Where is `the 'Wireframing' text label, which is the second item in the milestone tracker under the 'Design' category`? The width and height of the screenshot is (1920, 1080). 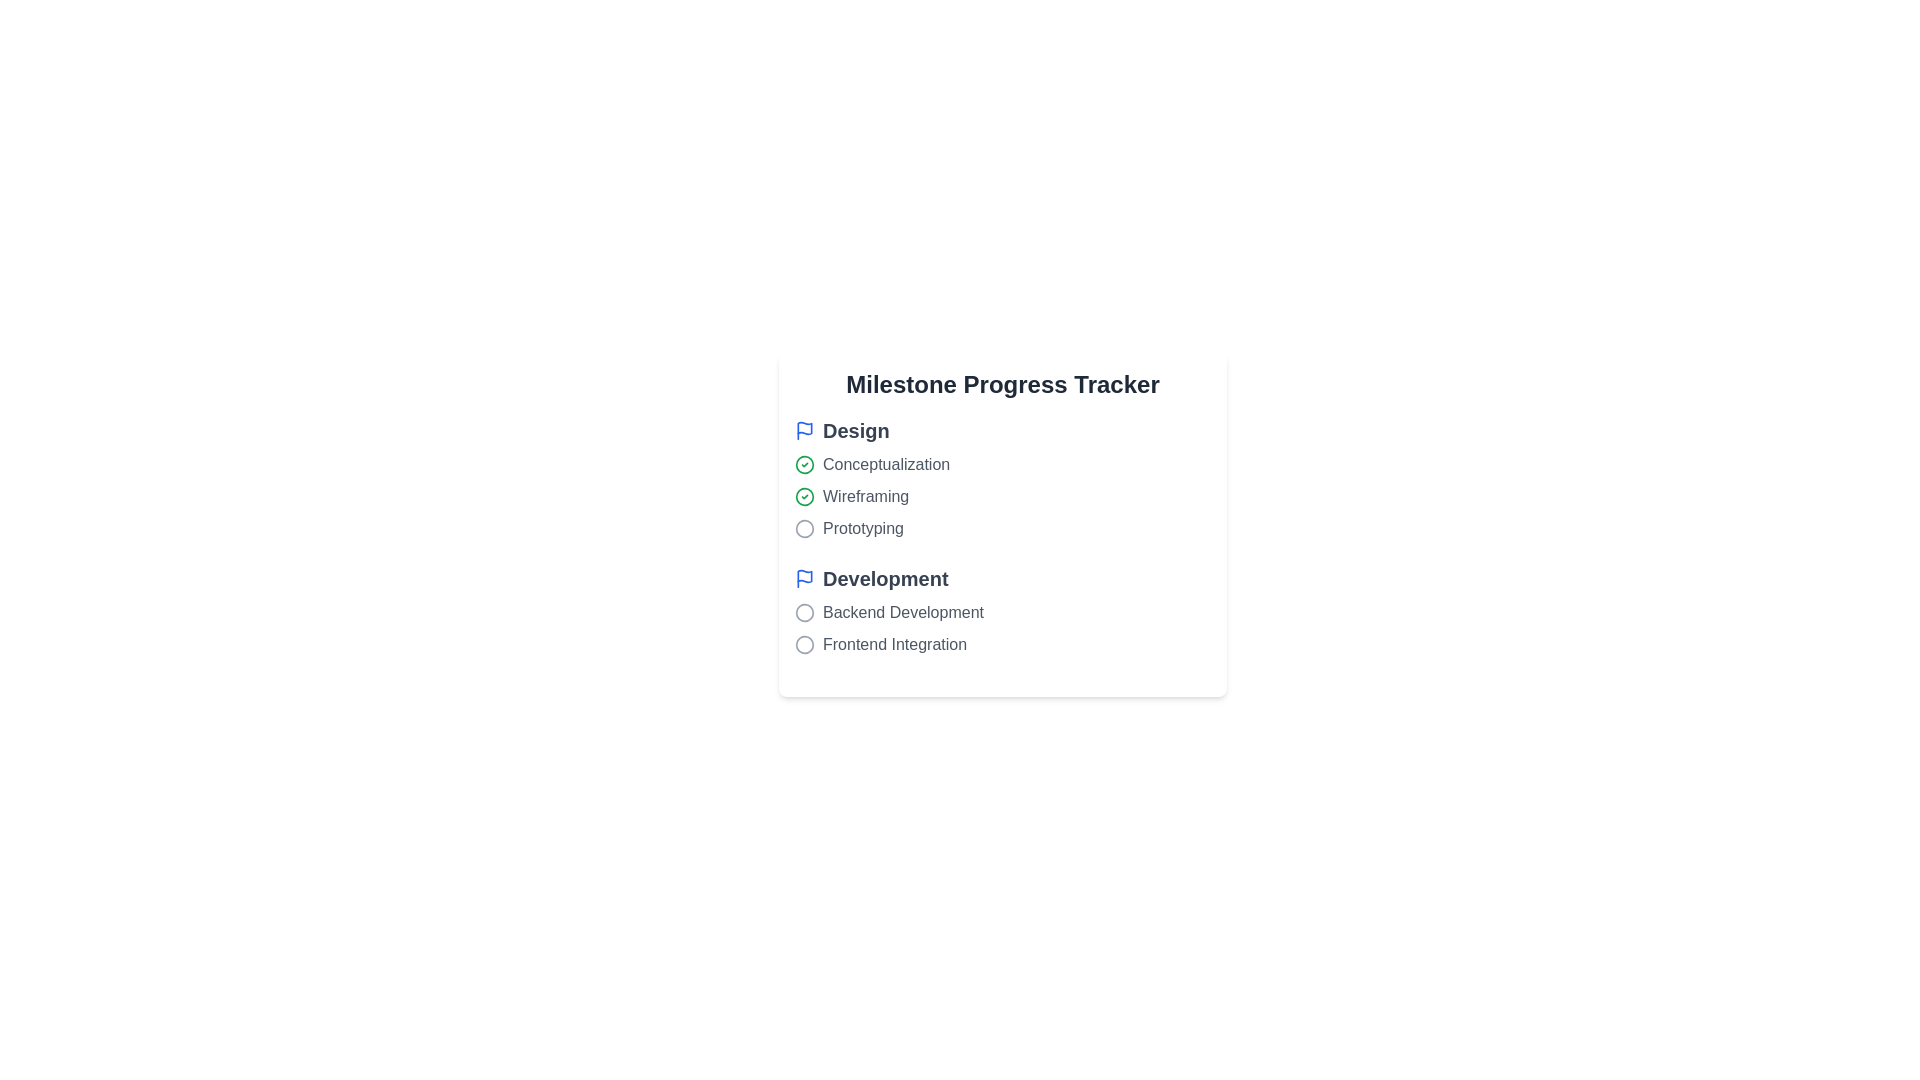
the 'Wireframing' text label, which is the second item in the milestone tracker under the 'Design' category is located at coordinates (866, 496).